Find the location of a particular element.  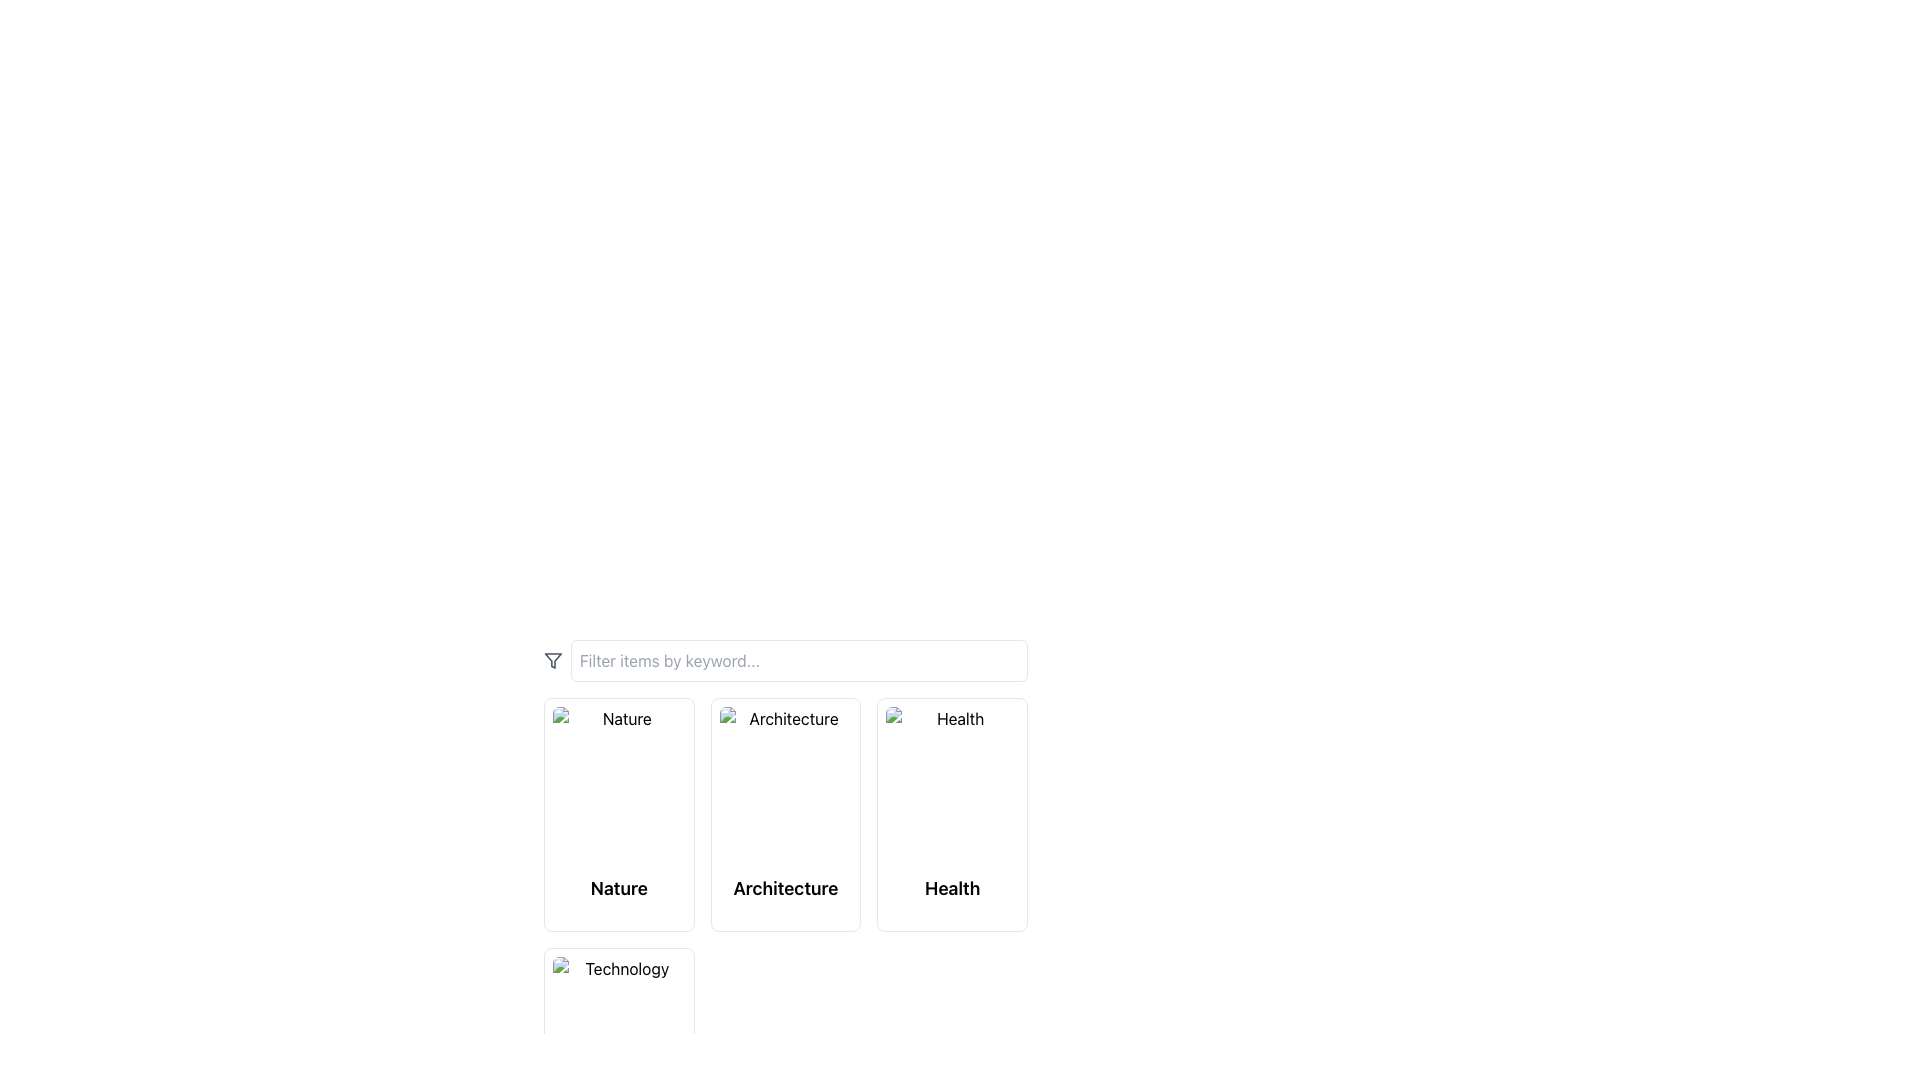

the image representing the 'Architecture' concept, which is the topmost element in the second column of the card layout is located at coordinates (785, 785).